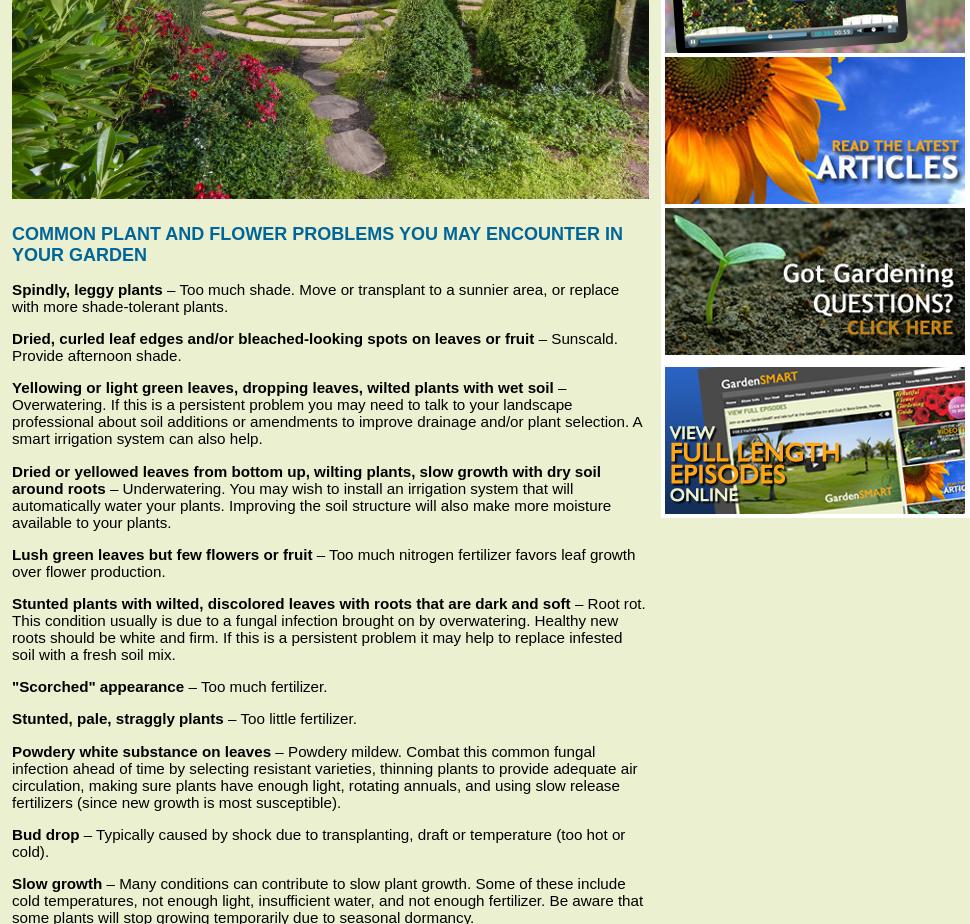  I want to click on 'and/or bleached-looking spots on leaves or fruit', so click(186, 338).